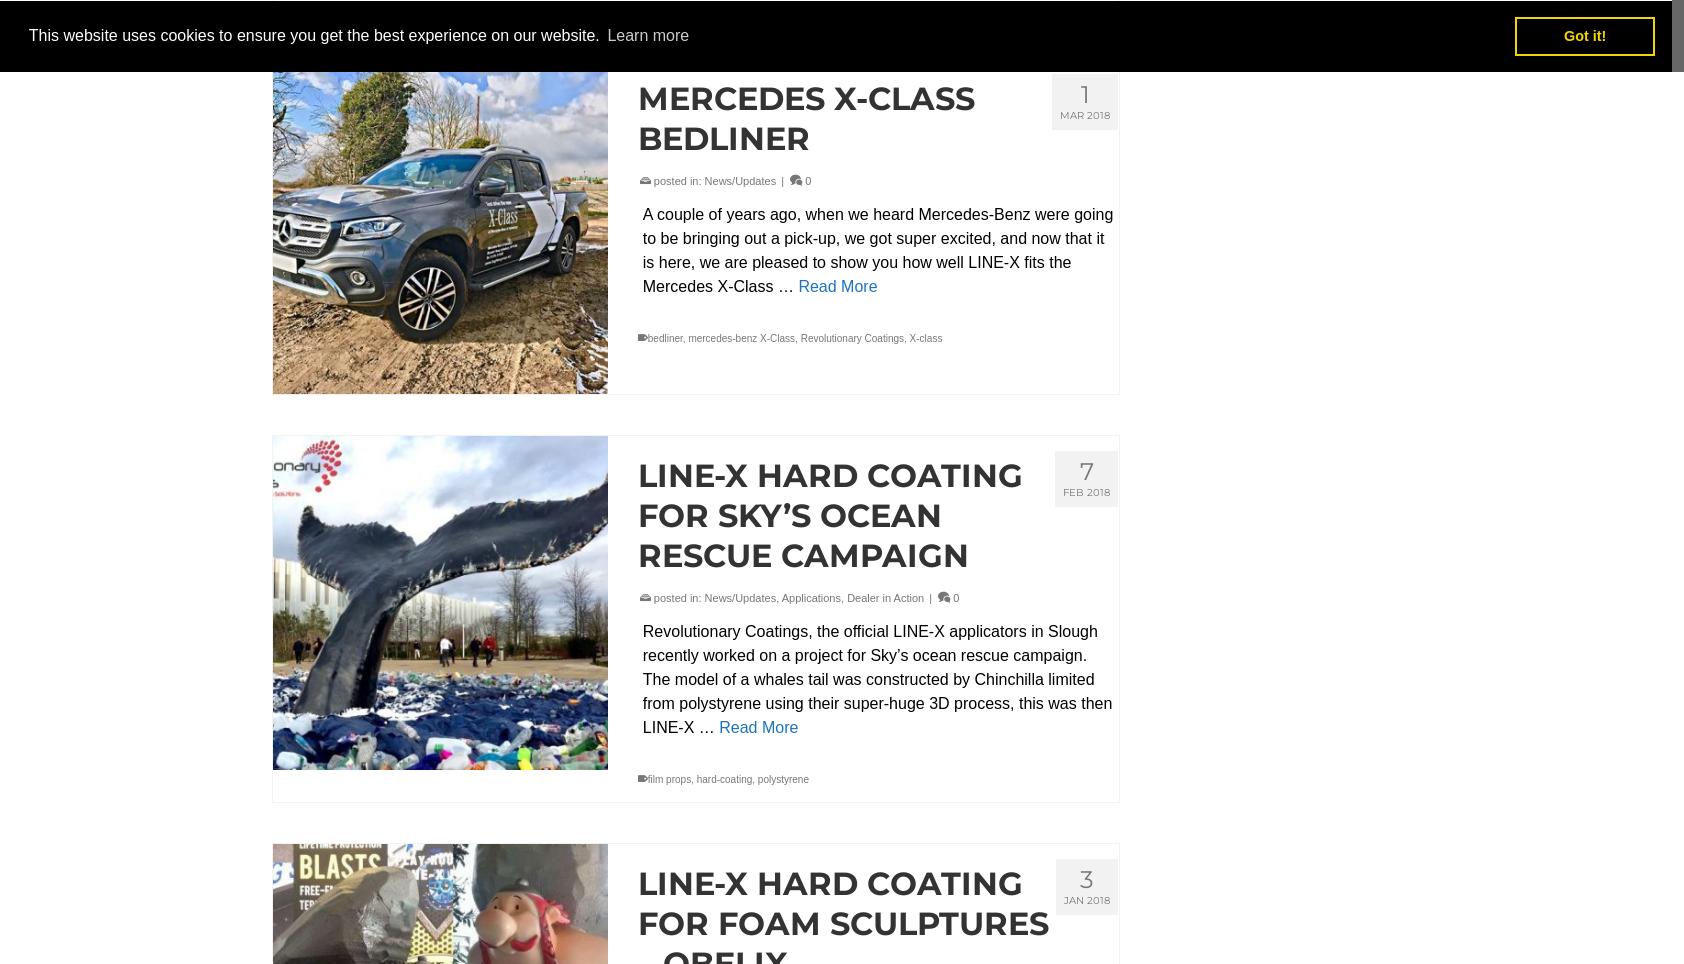  I want to click on 'hard-coating', so click(723, 778).